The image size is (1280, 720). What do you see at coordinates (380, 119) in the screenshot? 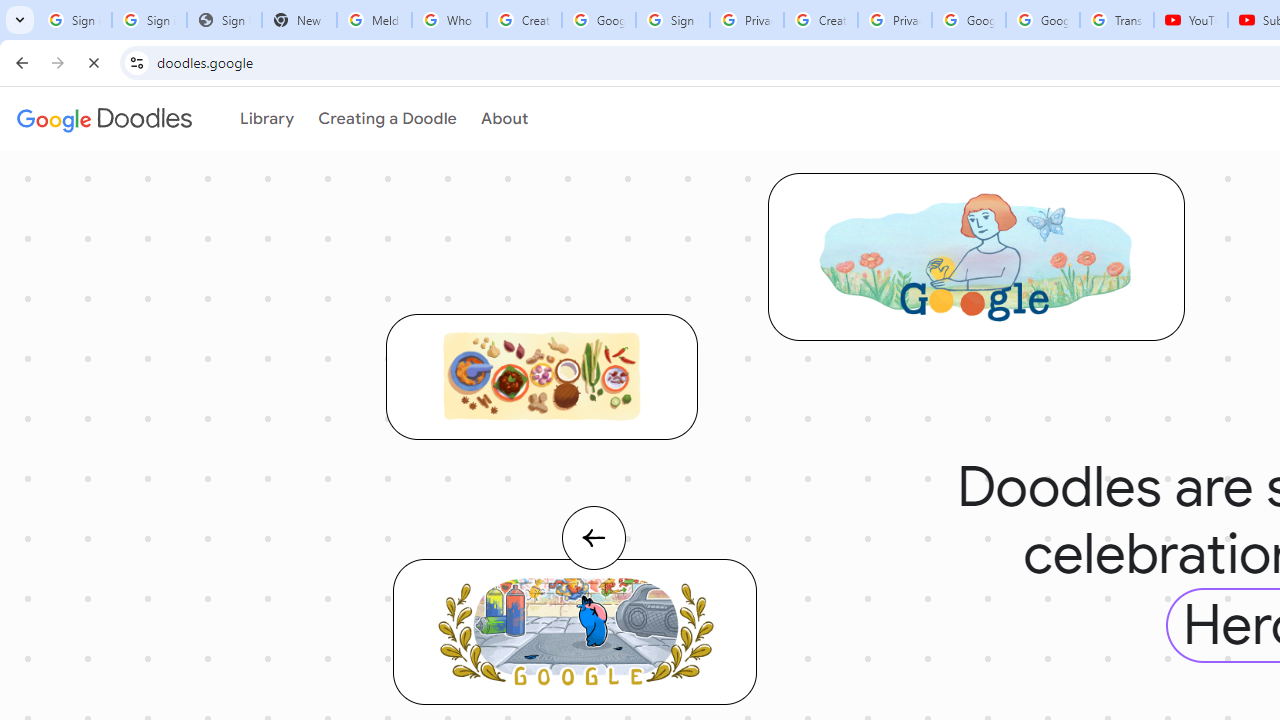
I see `'Creating a Doodle'` at bounding box center [380, 119].